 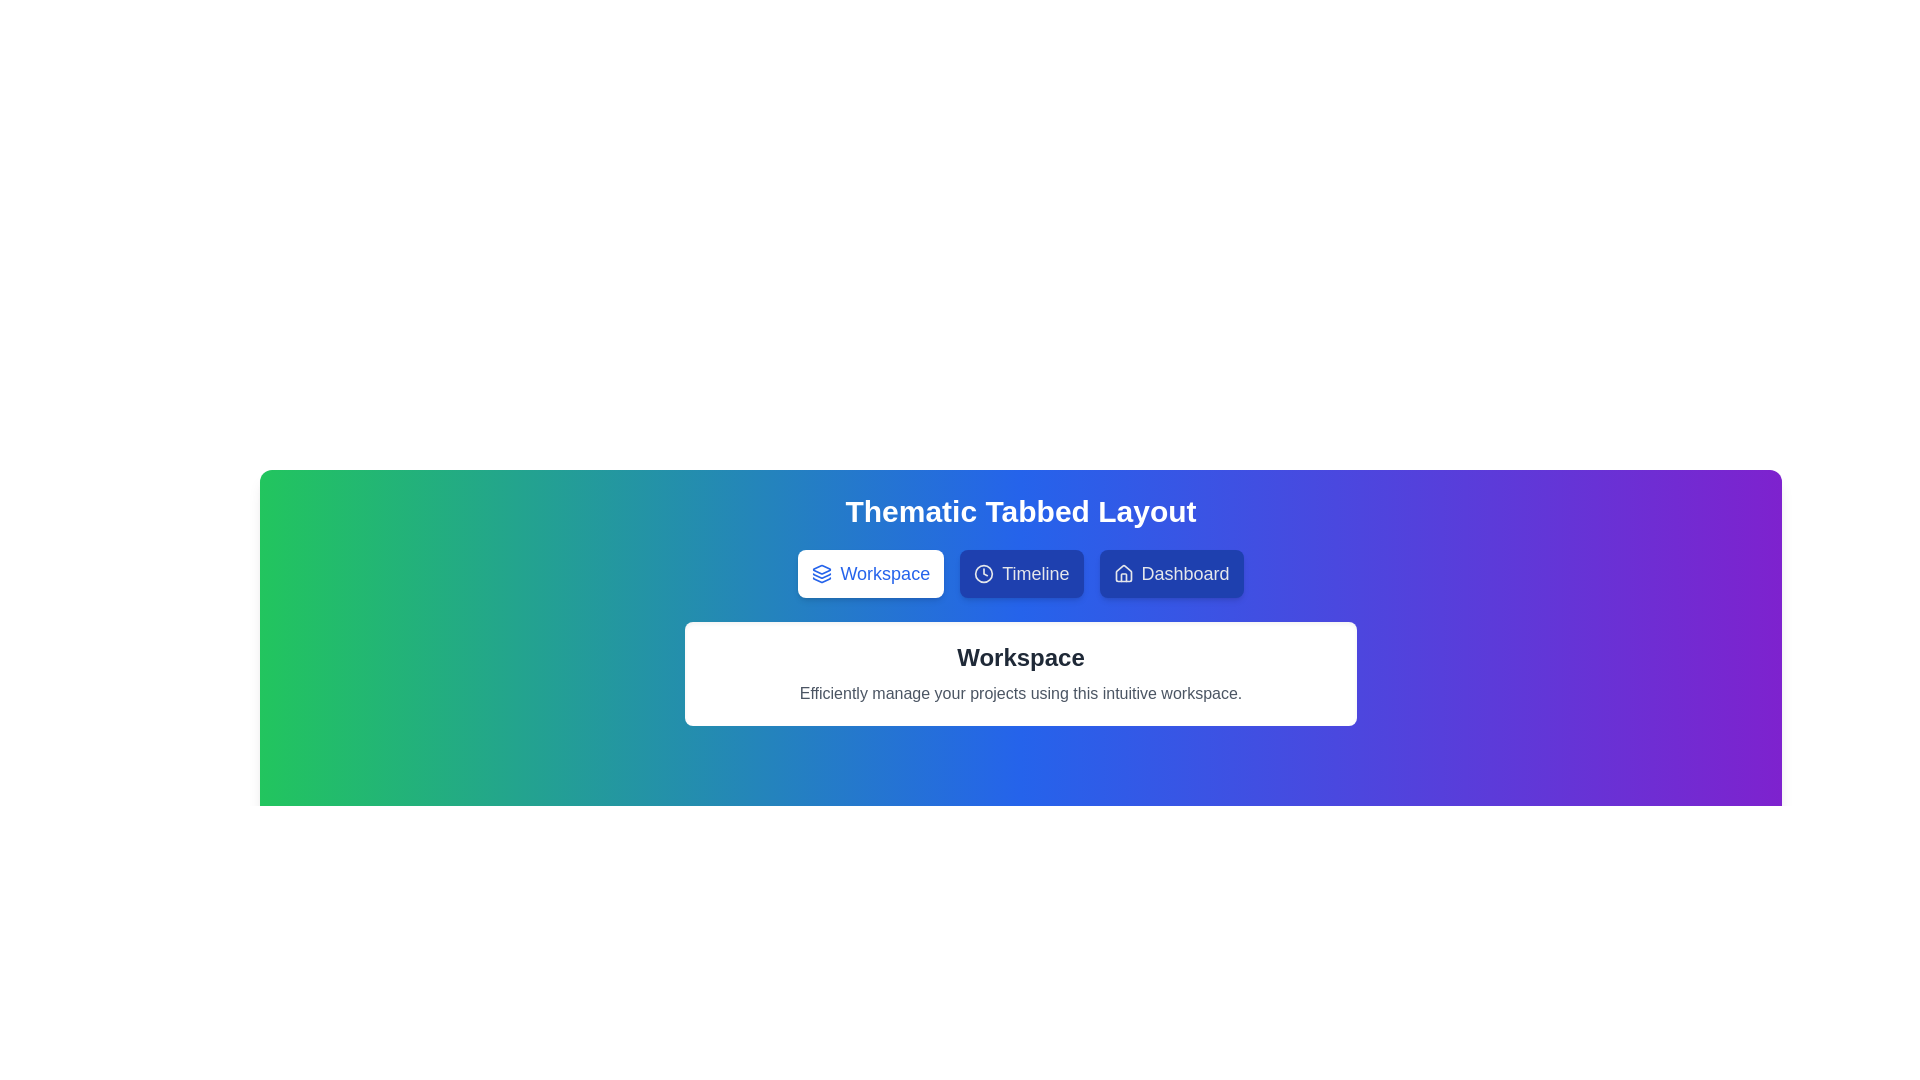 I want to click on the 'Workspace' button, which is a rectangular button with a white background and blue text, located at the leftmost position in a group of three buttons, so click(x=871, y=574).